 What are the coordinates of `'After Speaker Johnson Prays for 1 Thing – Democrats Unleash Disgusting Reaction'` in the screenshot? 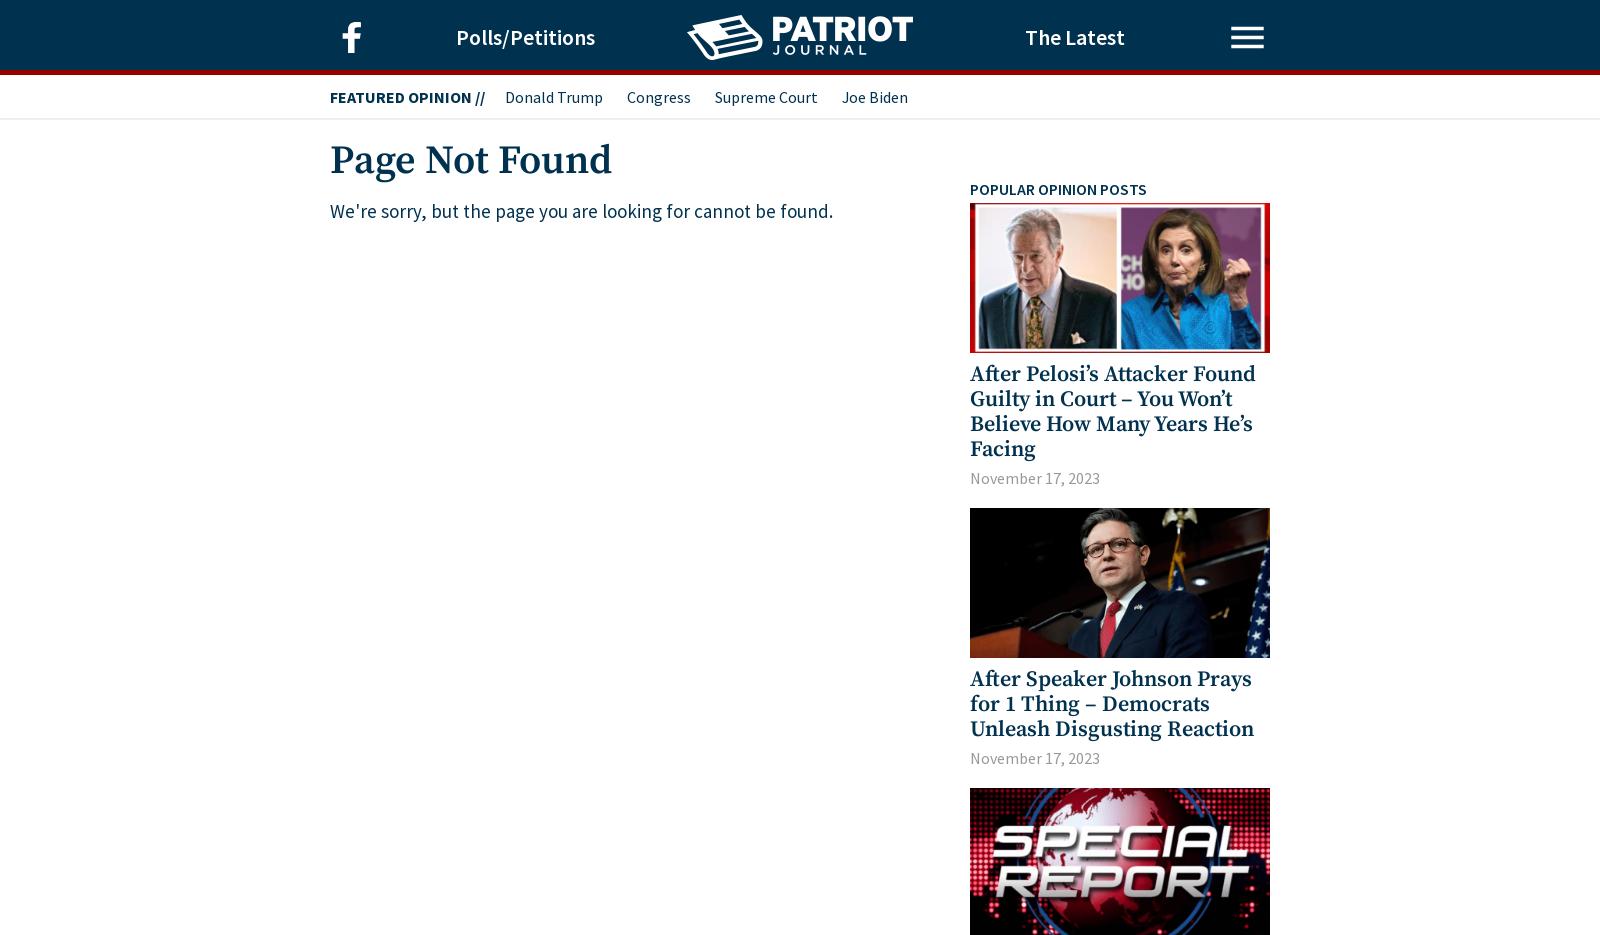 It's located at (1112, 702).